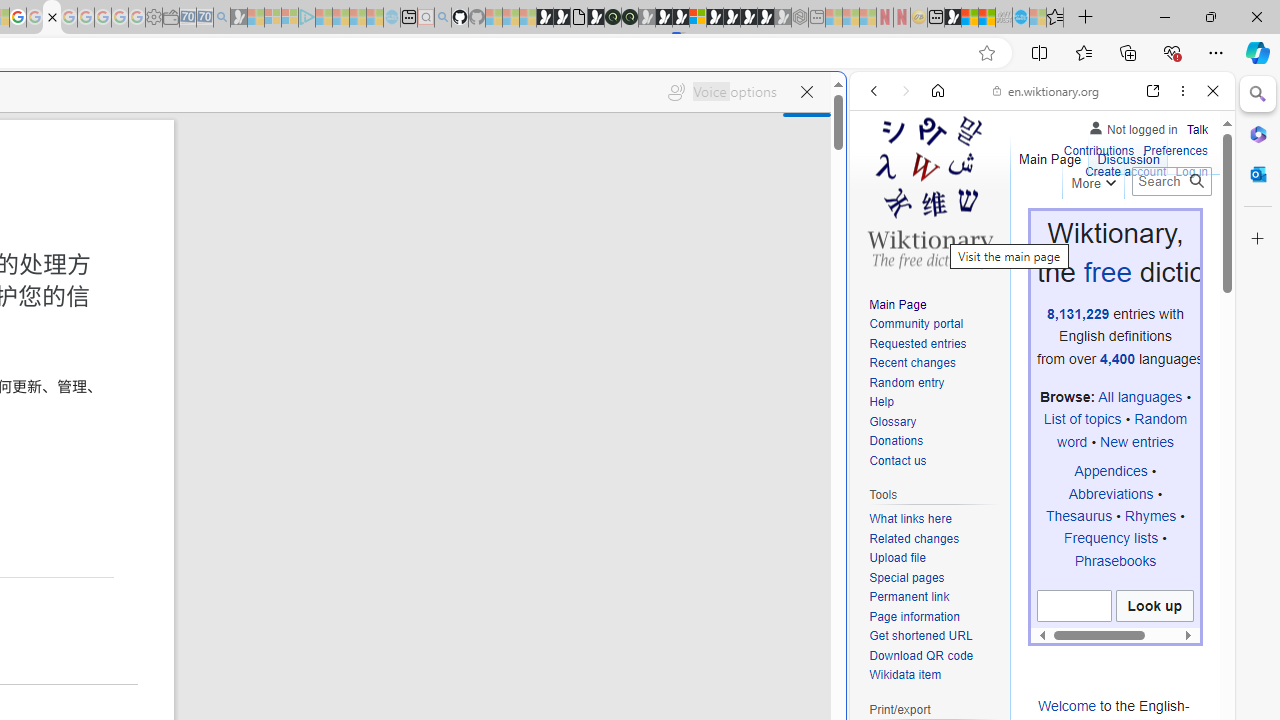 The width and height of the screenshot is (1280, 720). Describe the element at coordinates (986, 17) in the screenshot. I see `'Earth has six continents not seven, radical new study claims'` at that location.